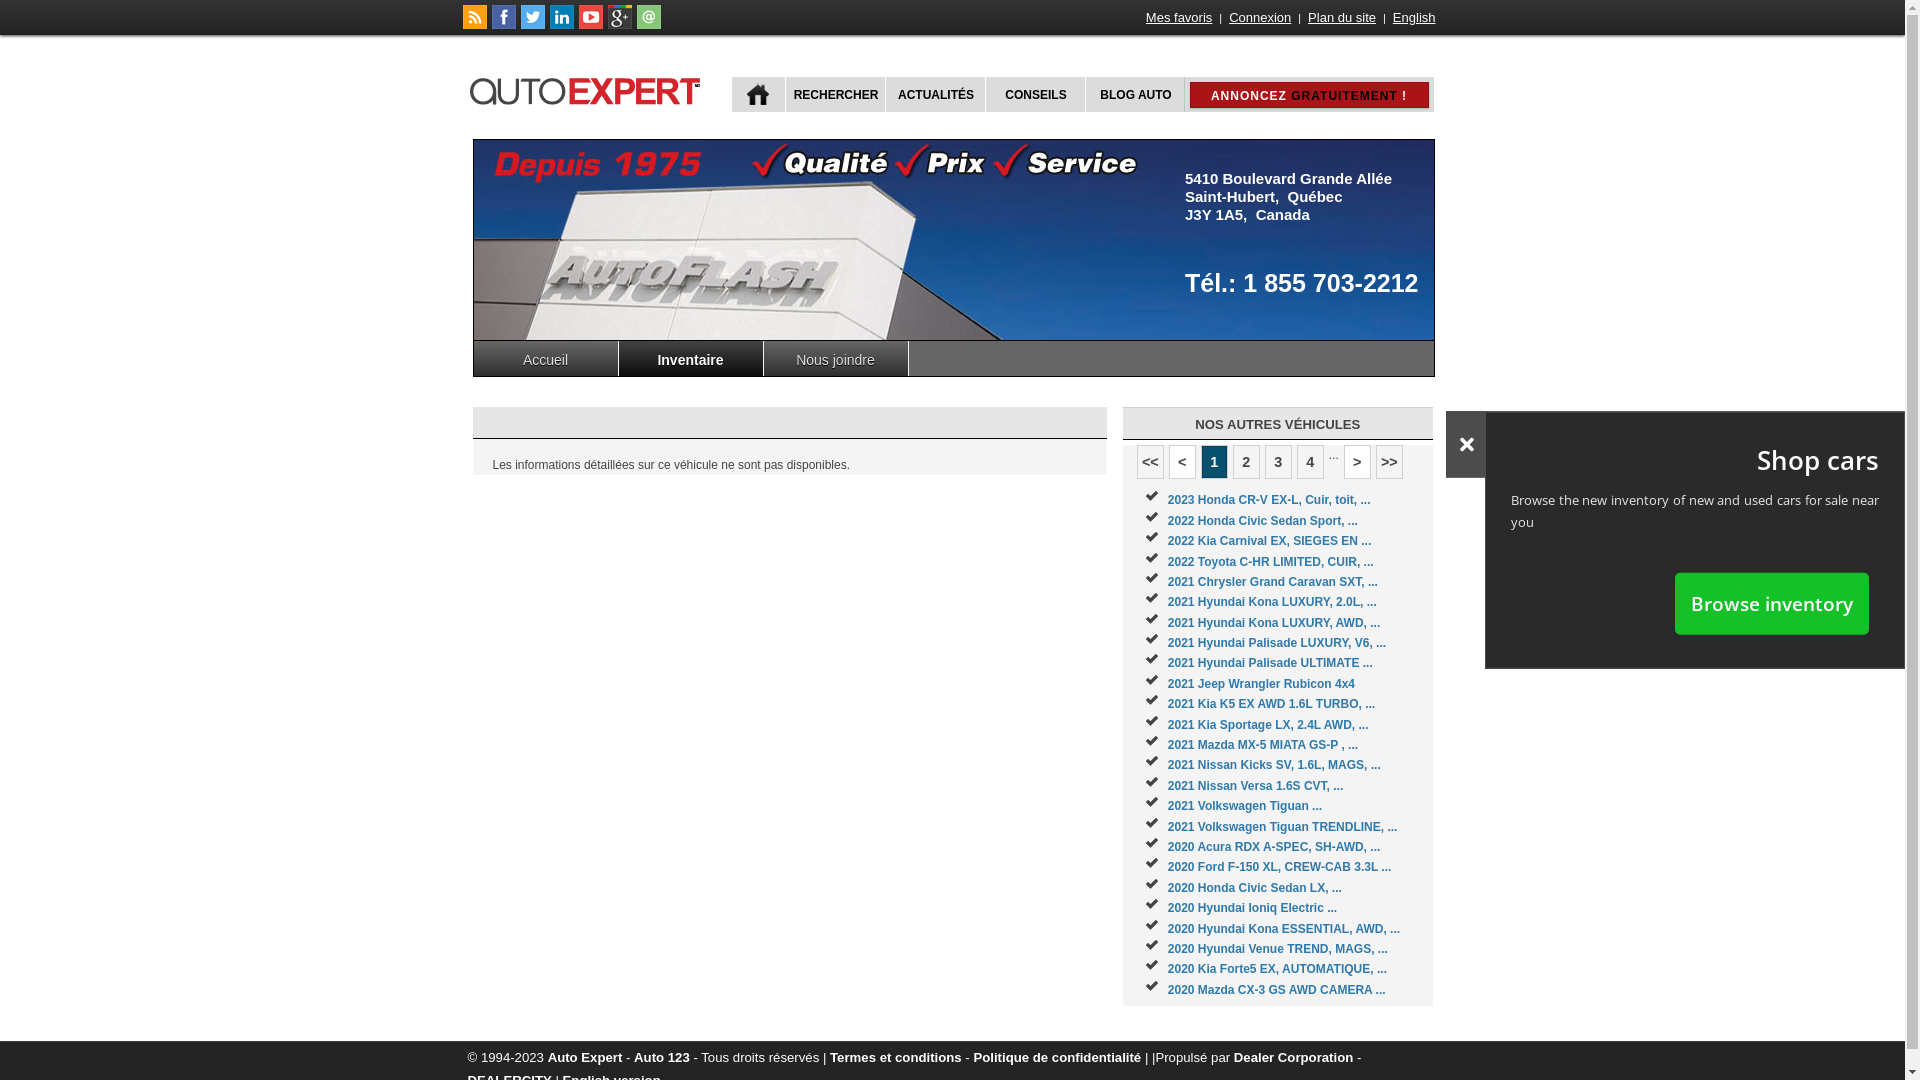  Describe the element at coordinates (1296, 462) in the screenshot. I see `'4'` at that location.